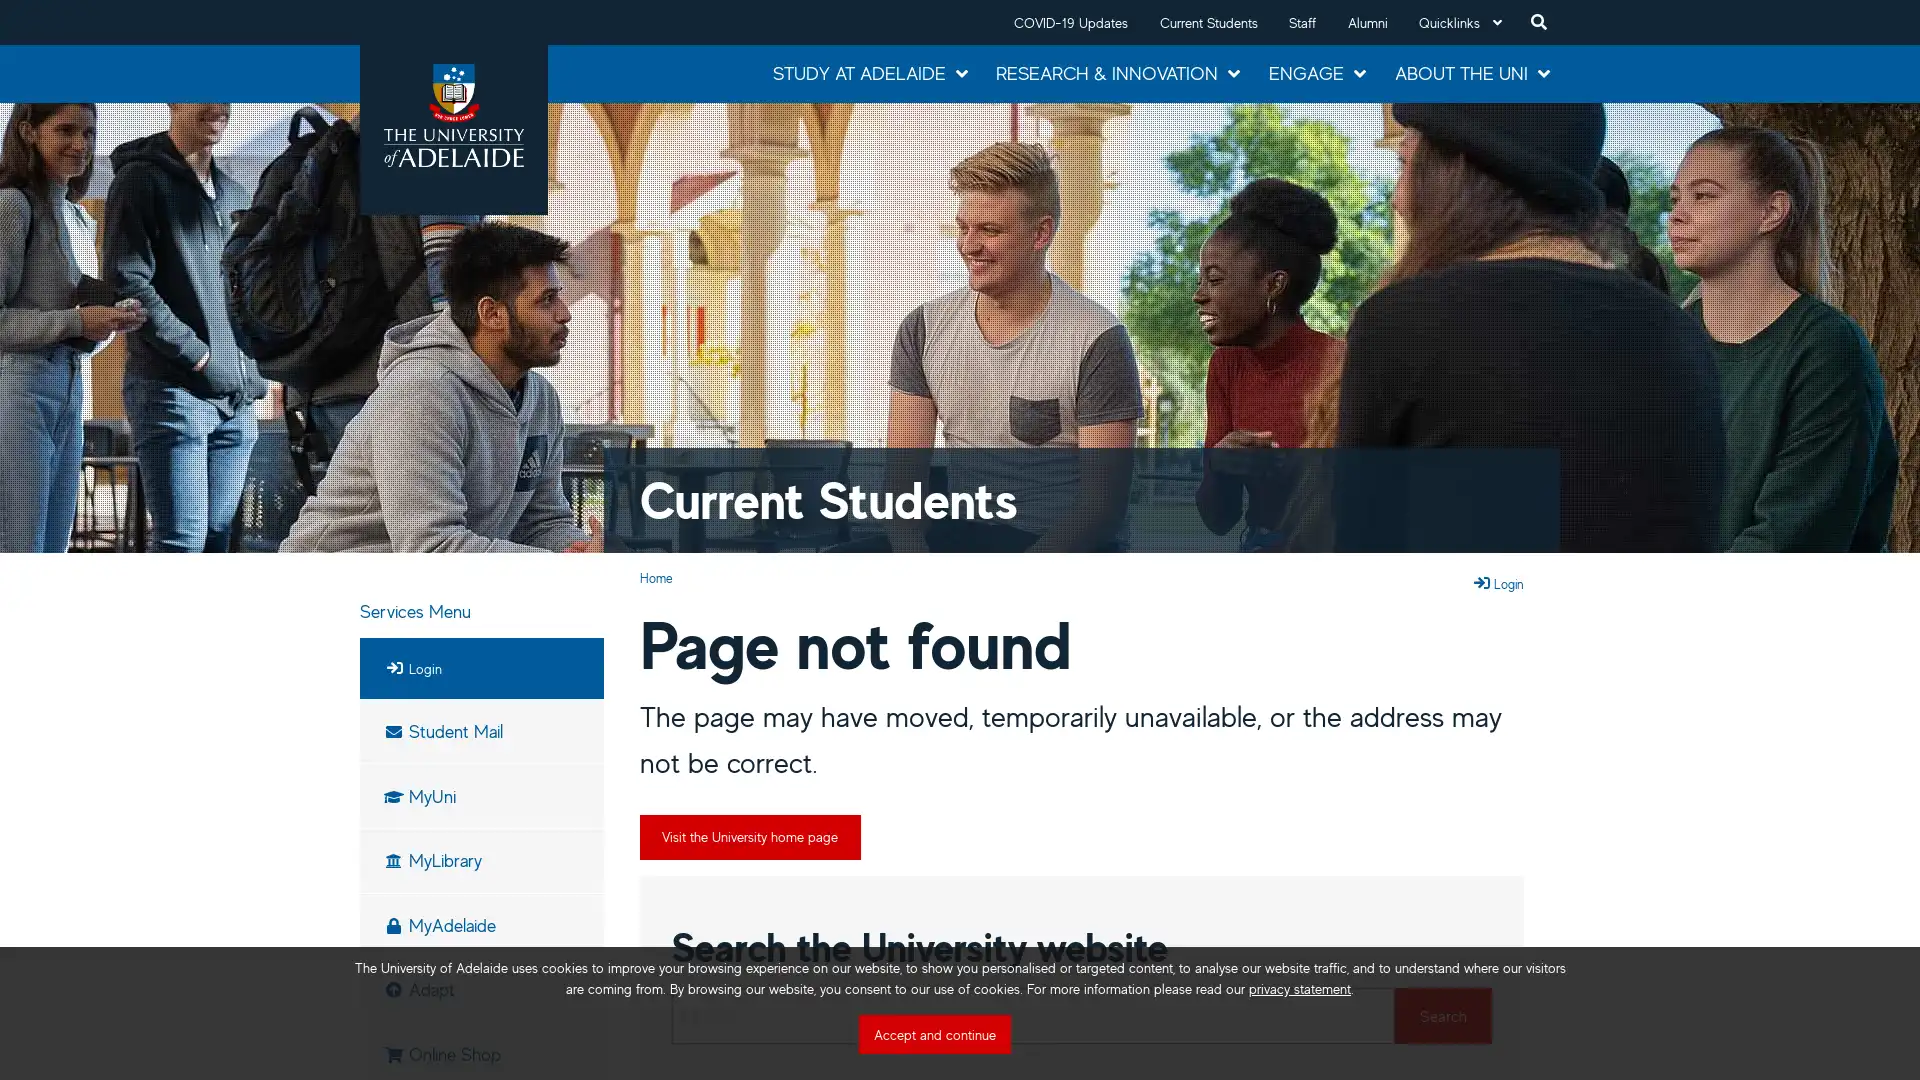 This screenshot has height=1080, width=1920. Describe the element at coordinates (1443, 1015) in the screenshot. I see `Search` at that location.